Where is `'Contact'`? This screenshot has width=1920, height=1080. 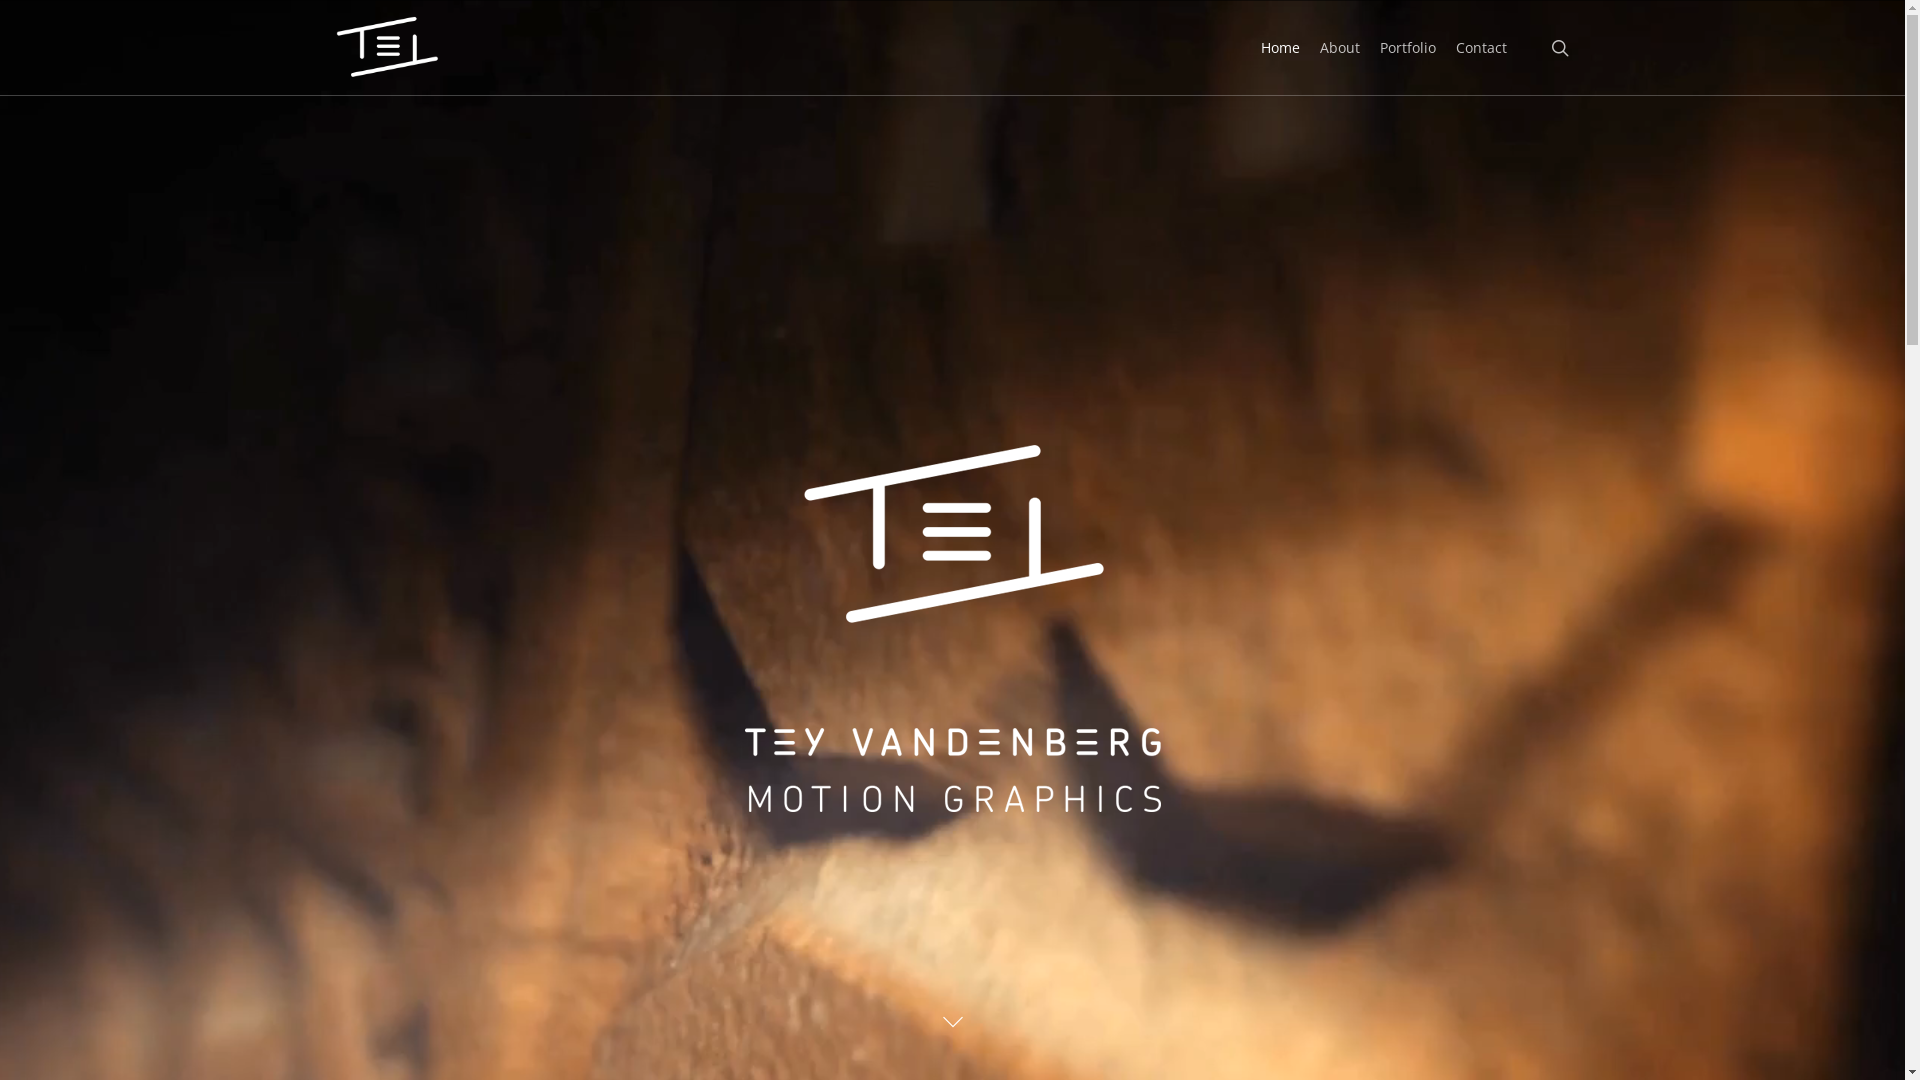
'Contact' is located at coordinates (1481, 46).